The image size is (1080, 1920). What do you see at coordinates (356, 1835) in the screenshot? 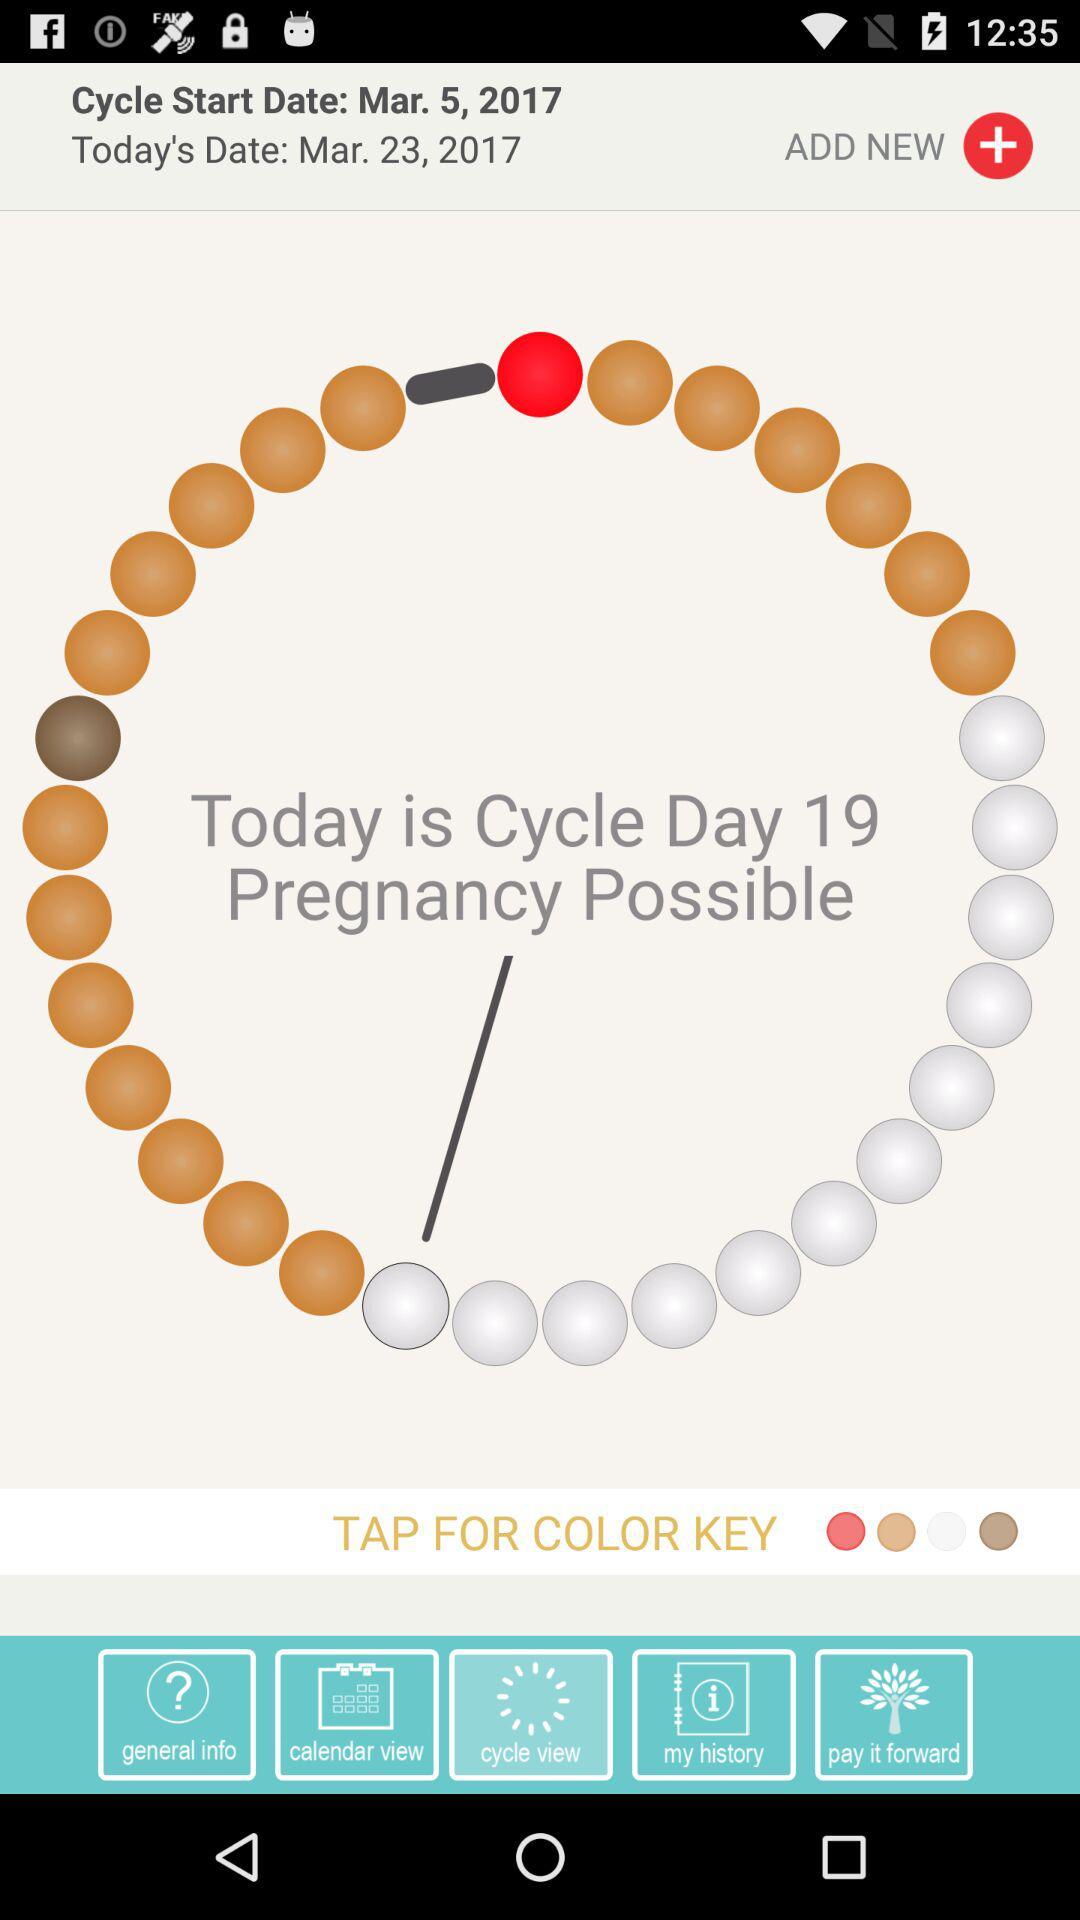
I see `the date_range icon` at bounding box center [356, 1835].